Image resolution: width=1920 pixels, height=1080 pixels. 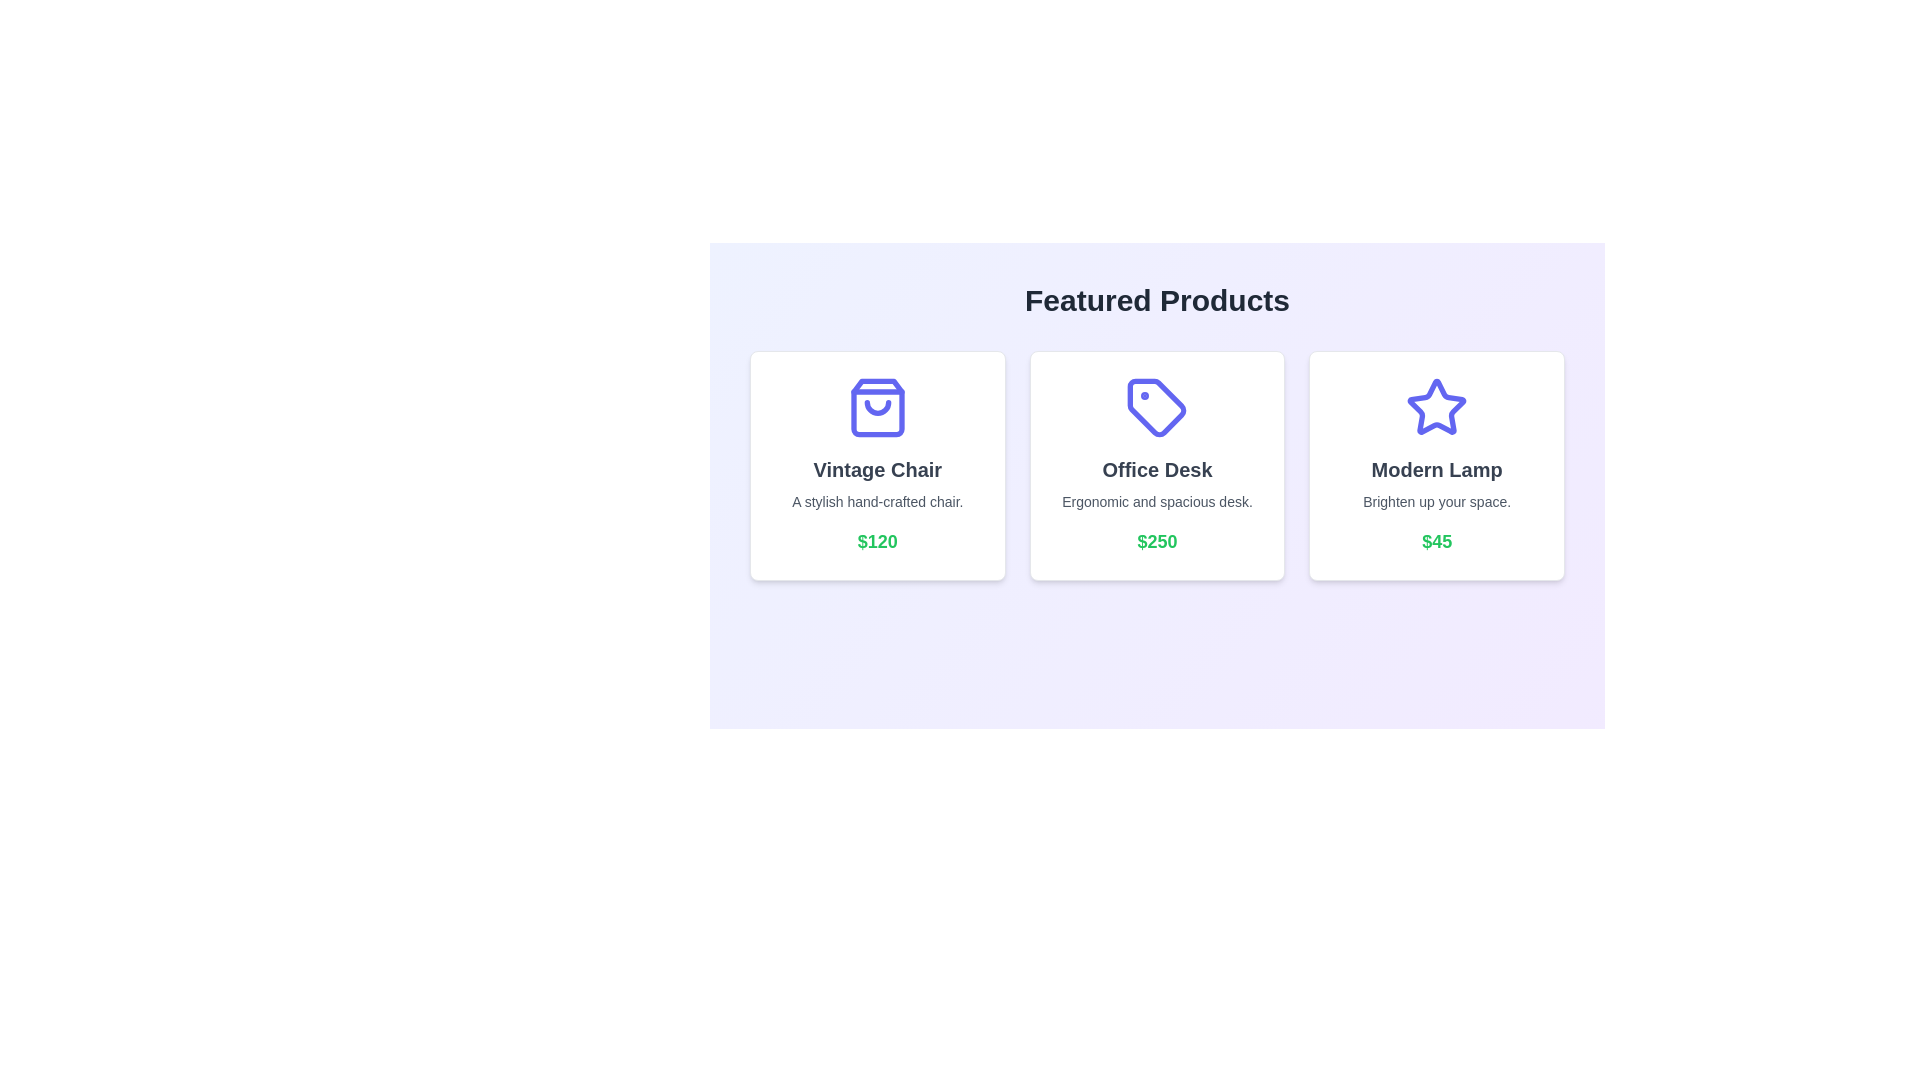 What do you see at coordinates (1436, 500) in the screenshot?
I see `the descriptive subtitle element for the product located below the title 'Modern Lamp' and above the price text '$45'` at bounding box center [1436, 500].